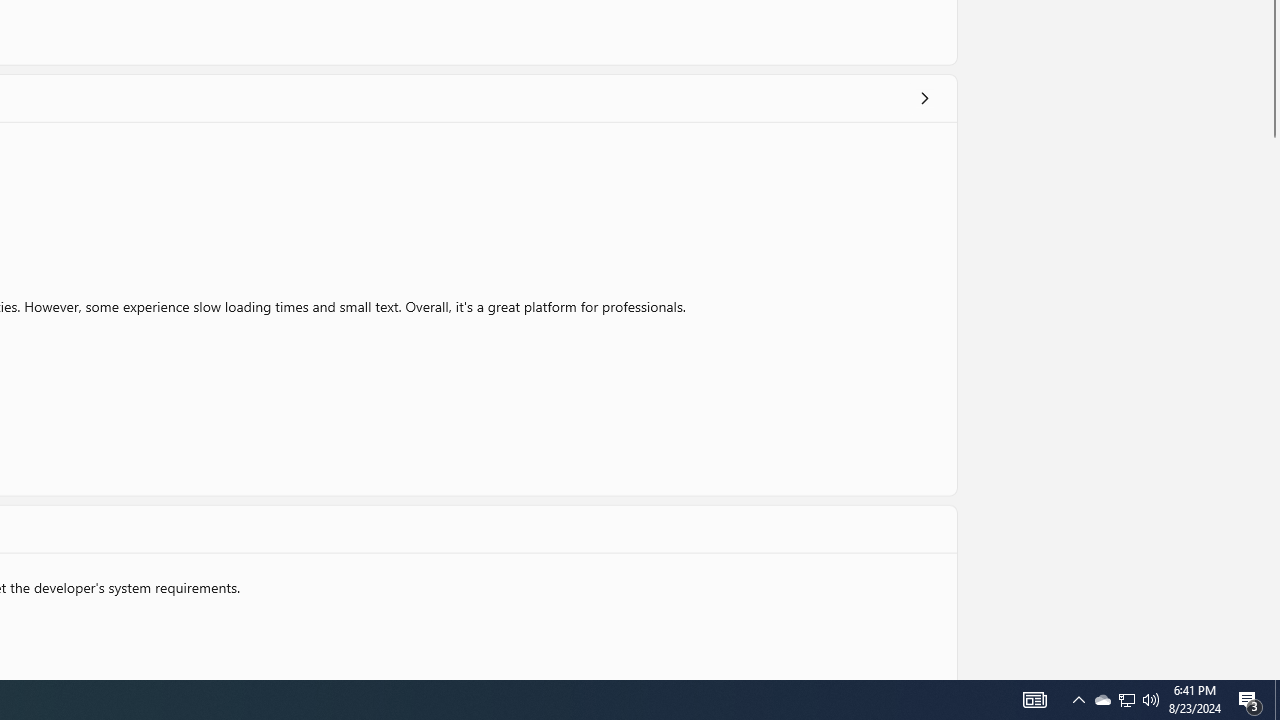  I want to click on 'Vertical Small Increase', so click(1271, 672).